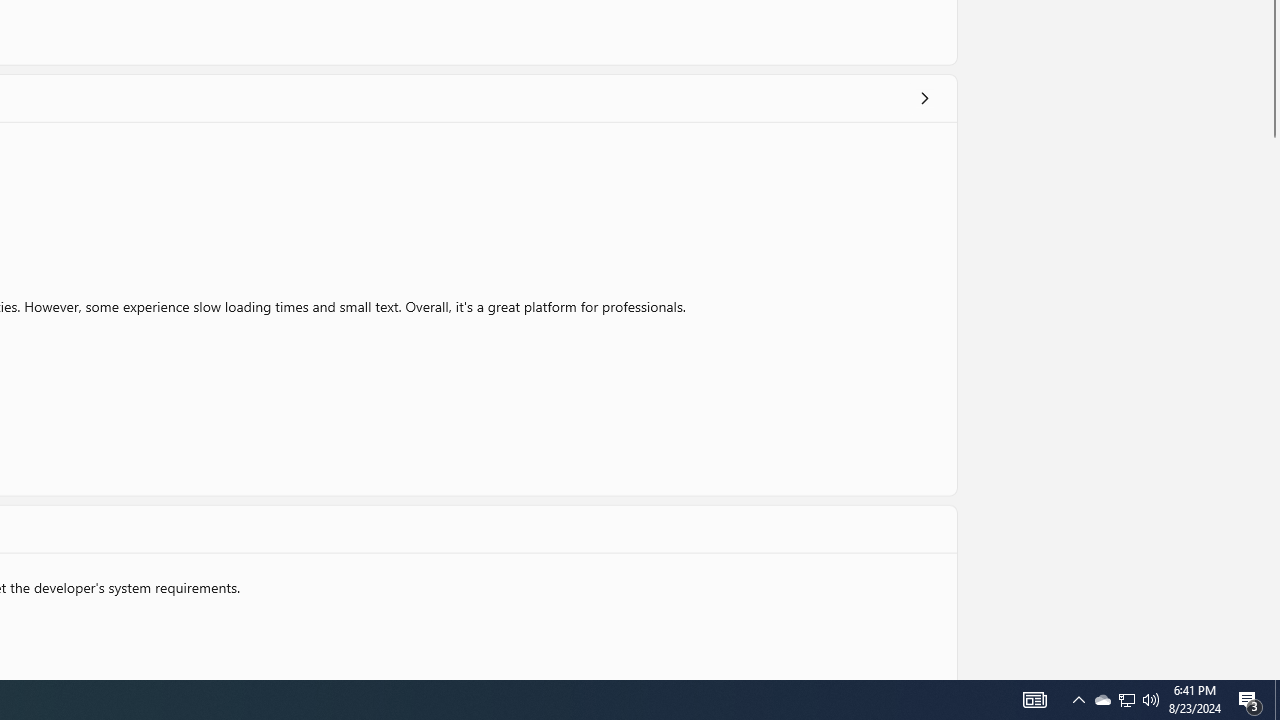  I want to click on 'Vertical Small Increase', so click(1271, 672).